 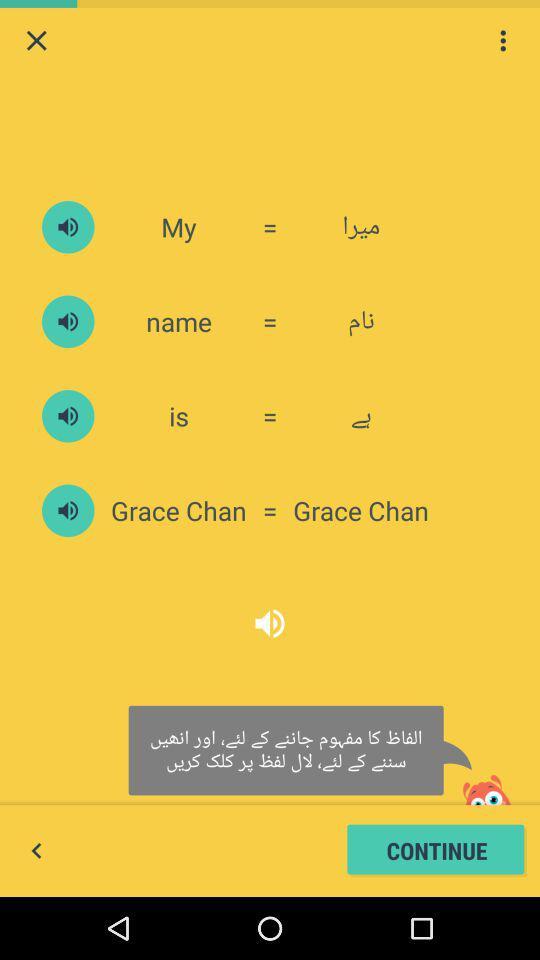 What do you see at coordinates (67, 344) in the screenshot?
I see `the volume icon` at bounding box center [67, 344].